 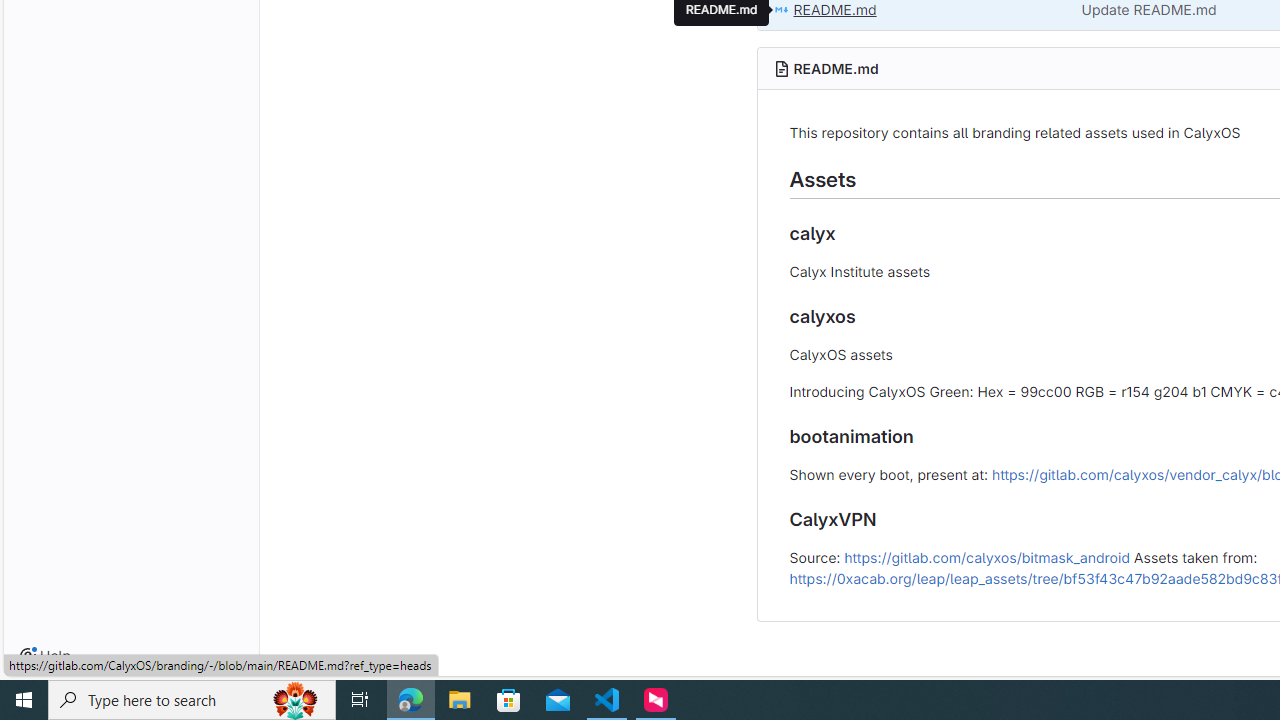 I want to click on 'https://gitlab.com/calyxos/bitmask_android', so click(x=986, y=556).